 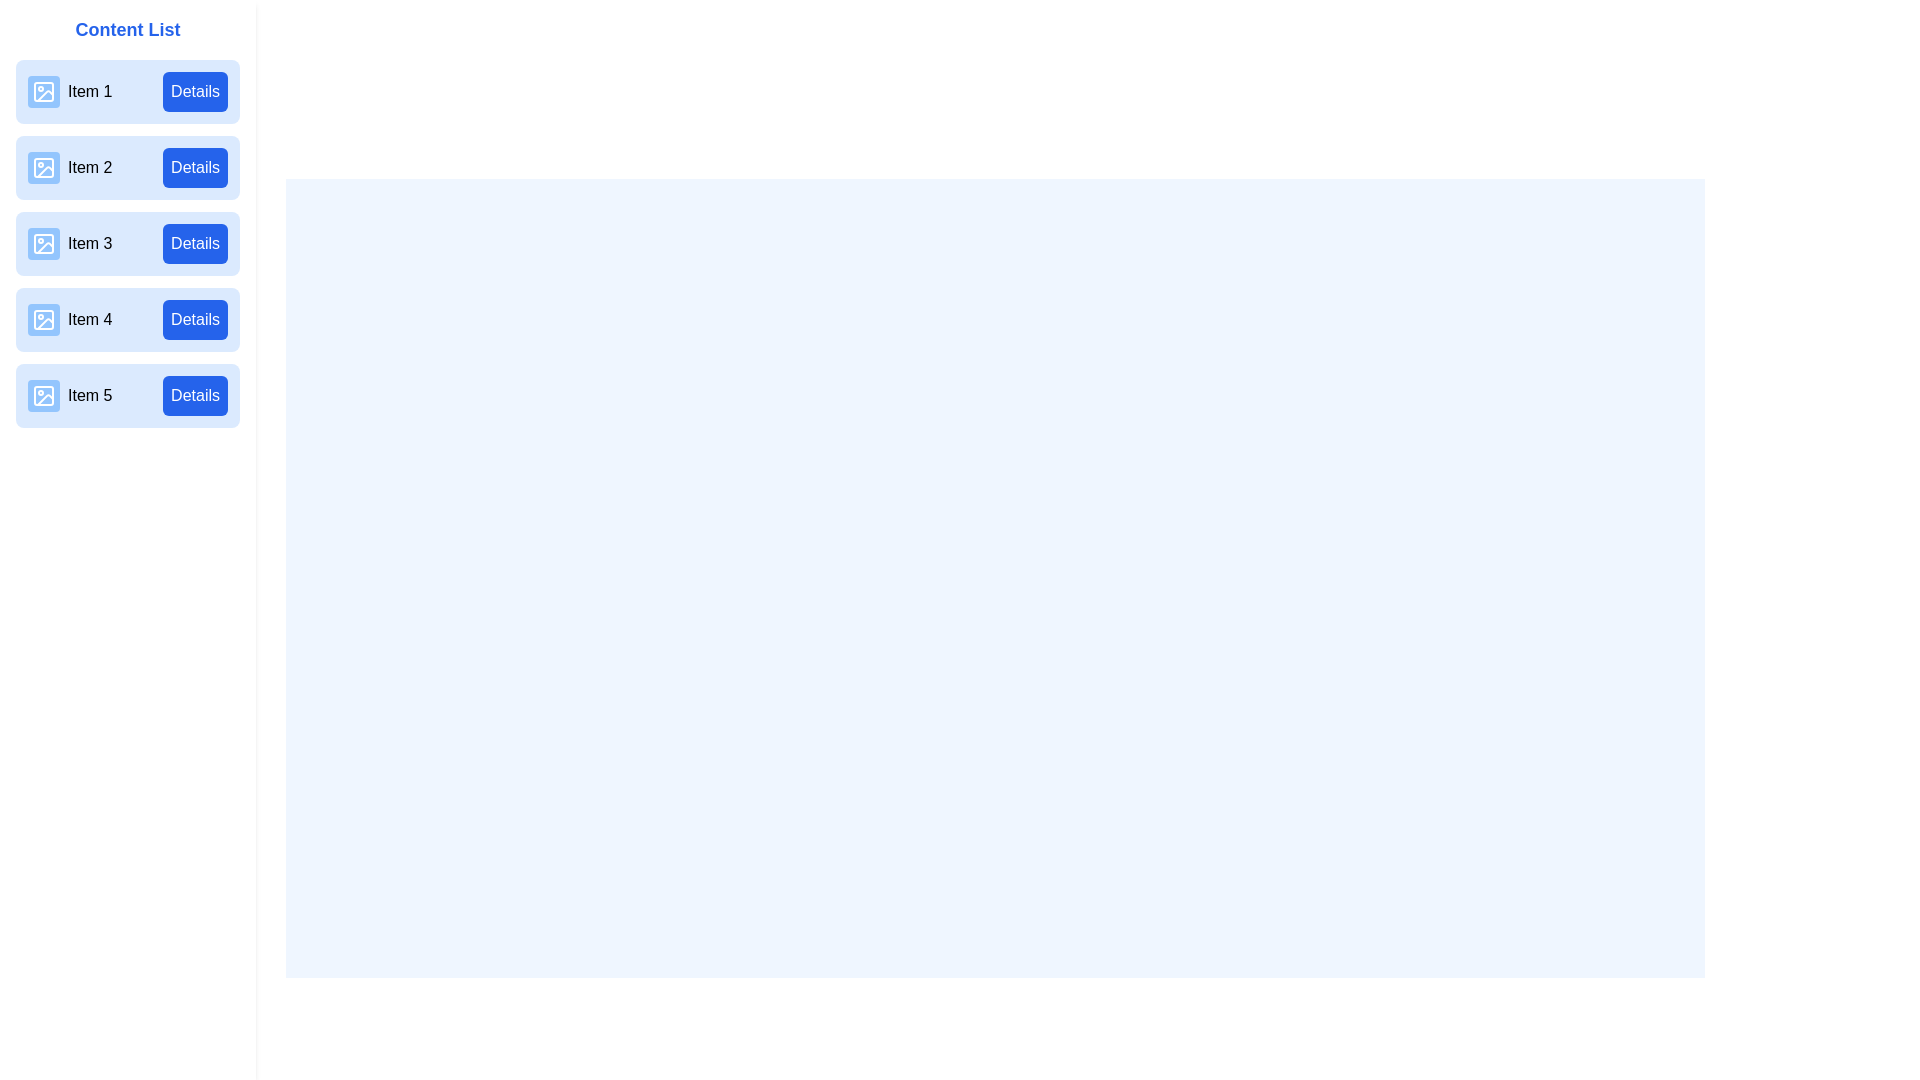 I want to click on the 'Details' button of the list item labeled 'Item 5', so click(x=127, y=396).